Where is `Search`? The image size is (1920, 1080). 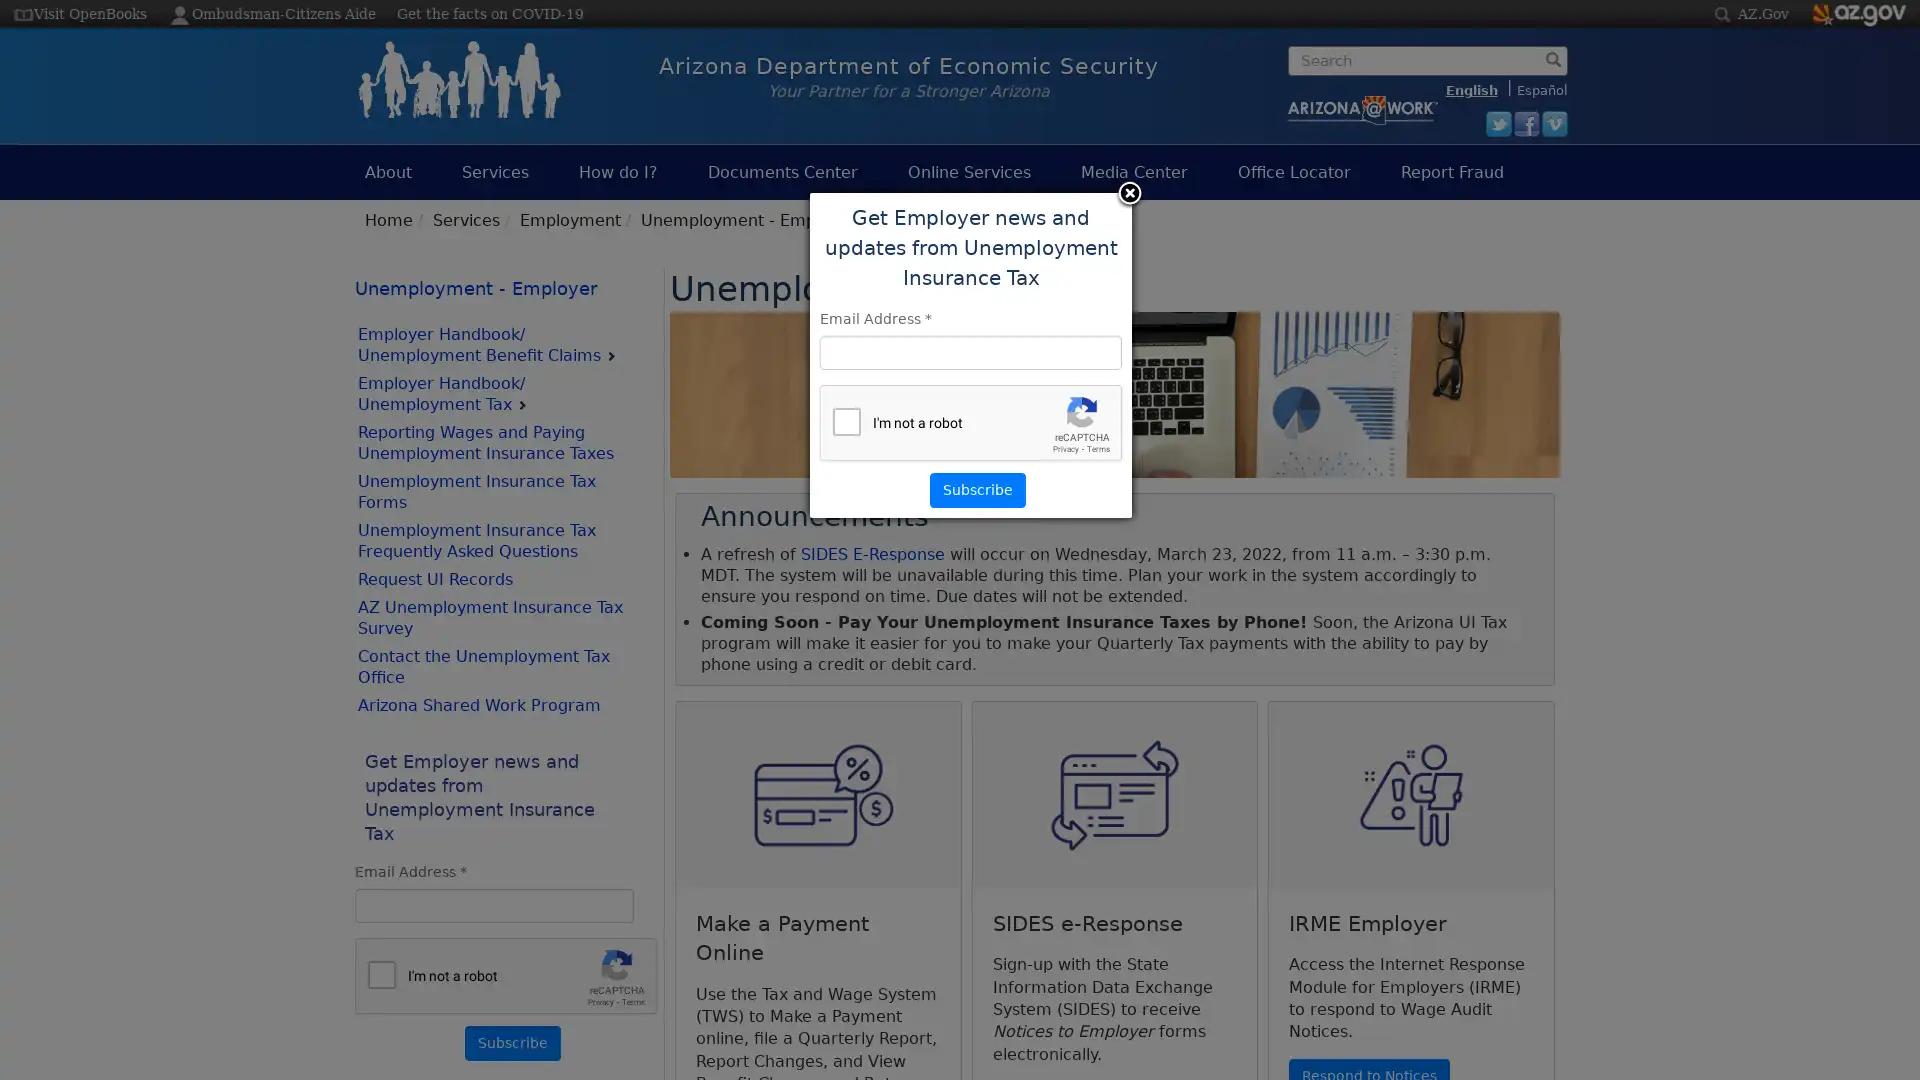
Search is located at coordinates (1294, 91).